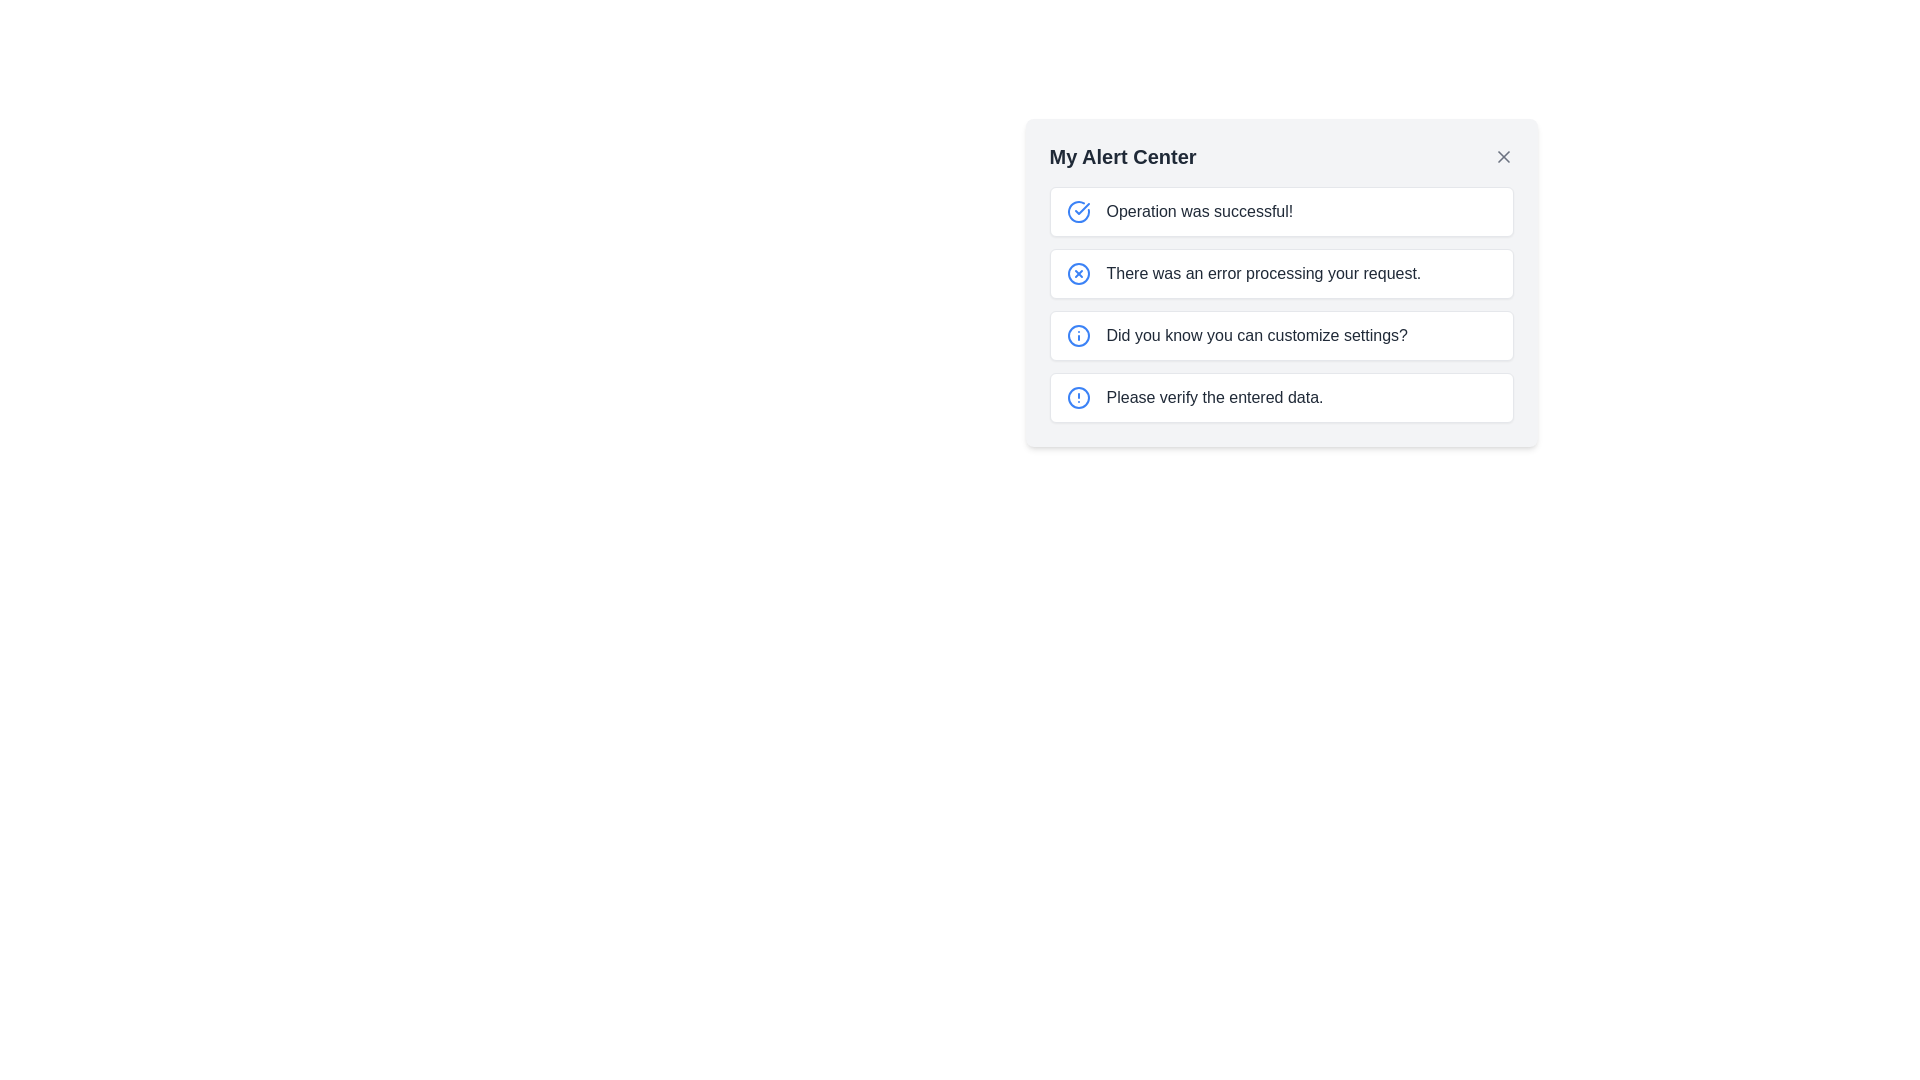 The height and width of the screenshot is (1080, 1920). What do you see at coordinates (1281, 273) in the screenshot?
I see `the second Notification card that informs the user about a specific error, located between two other notifications in the vertical list` at bounding box center [1281, 273].